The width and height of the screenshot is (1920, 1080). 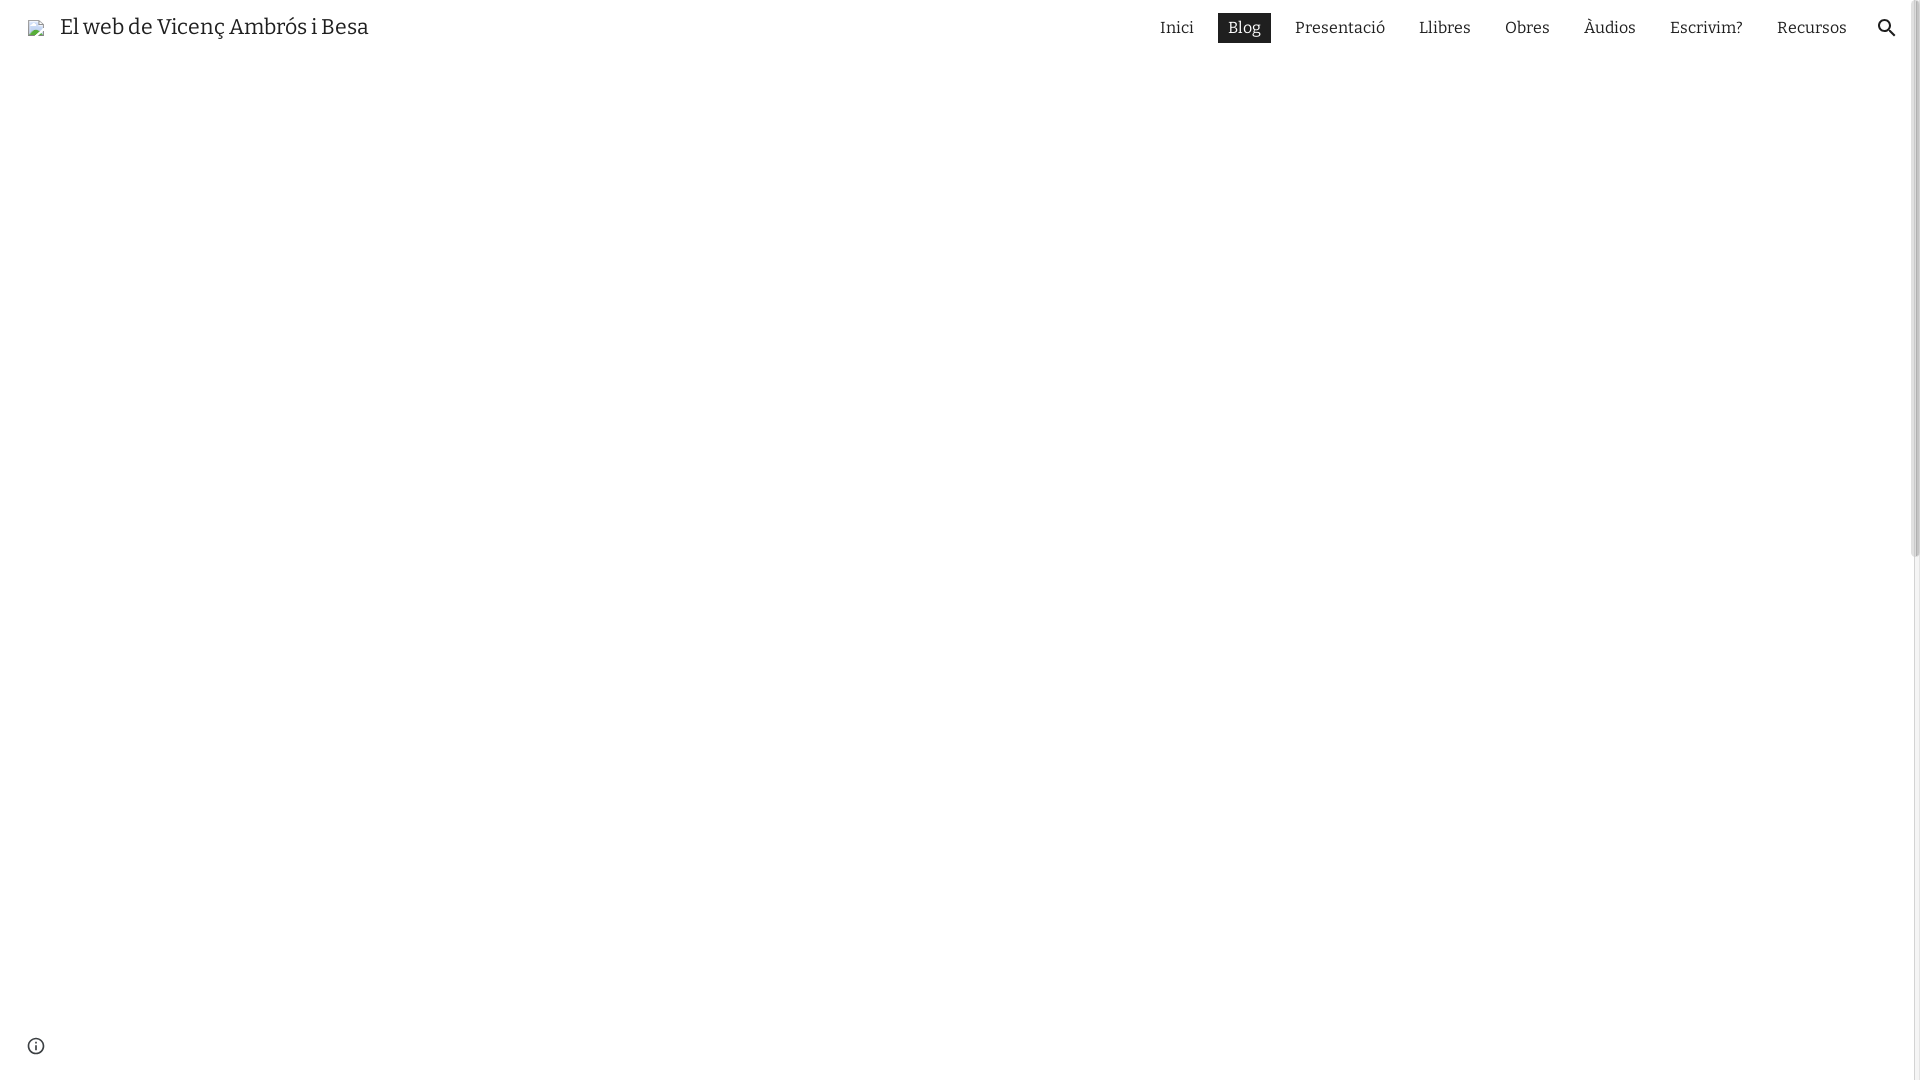 What do you see at coordinates (1766, 27) in the screenshot?
I see `'Recursos'` at bounding box center [1766, 27].